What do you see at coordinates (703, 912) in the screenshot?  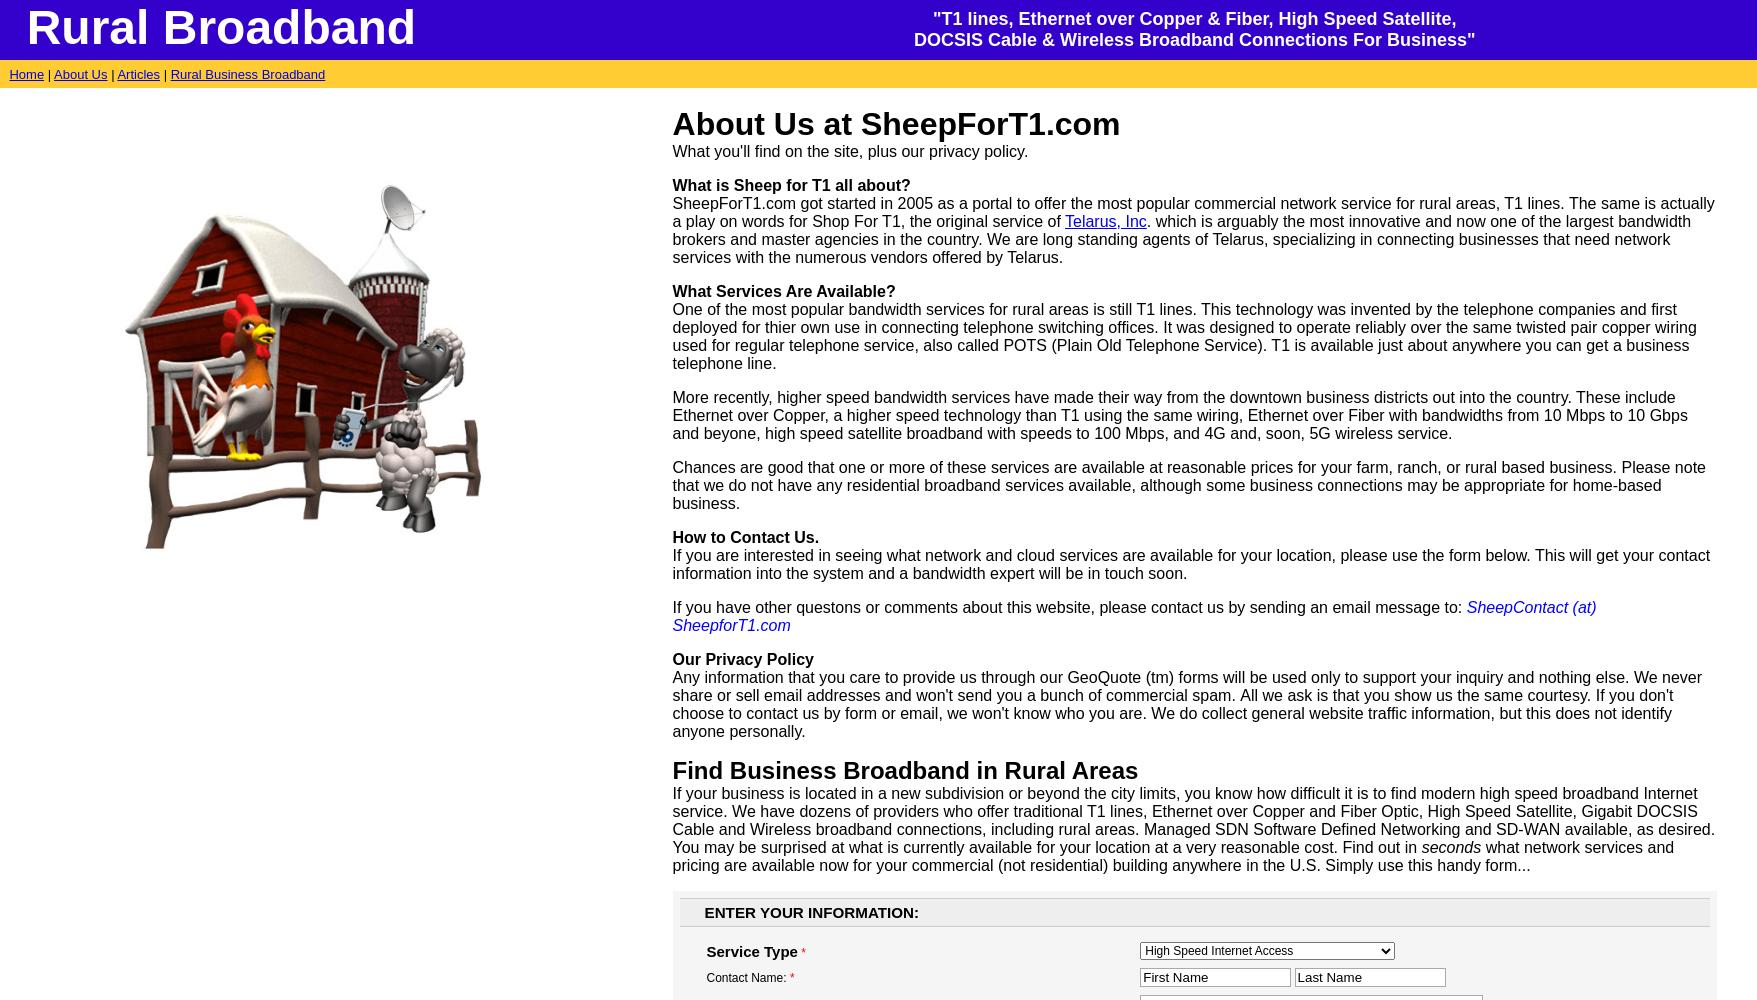 I see `'ENTER YOUR INFORMATION:'` at bounding box center [703, 912].